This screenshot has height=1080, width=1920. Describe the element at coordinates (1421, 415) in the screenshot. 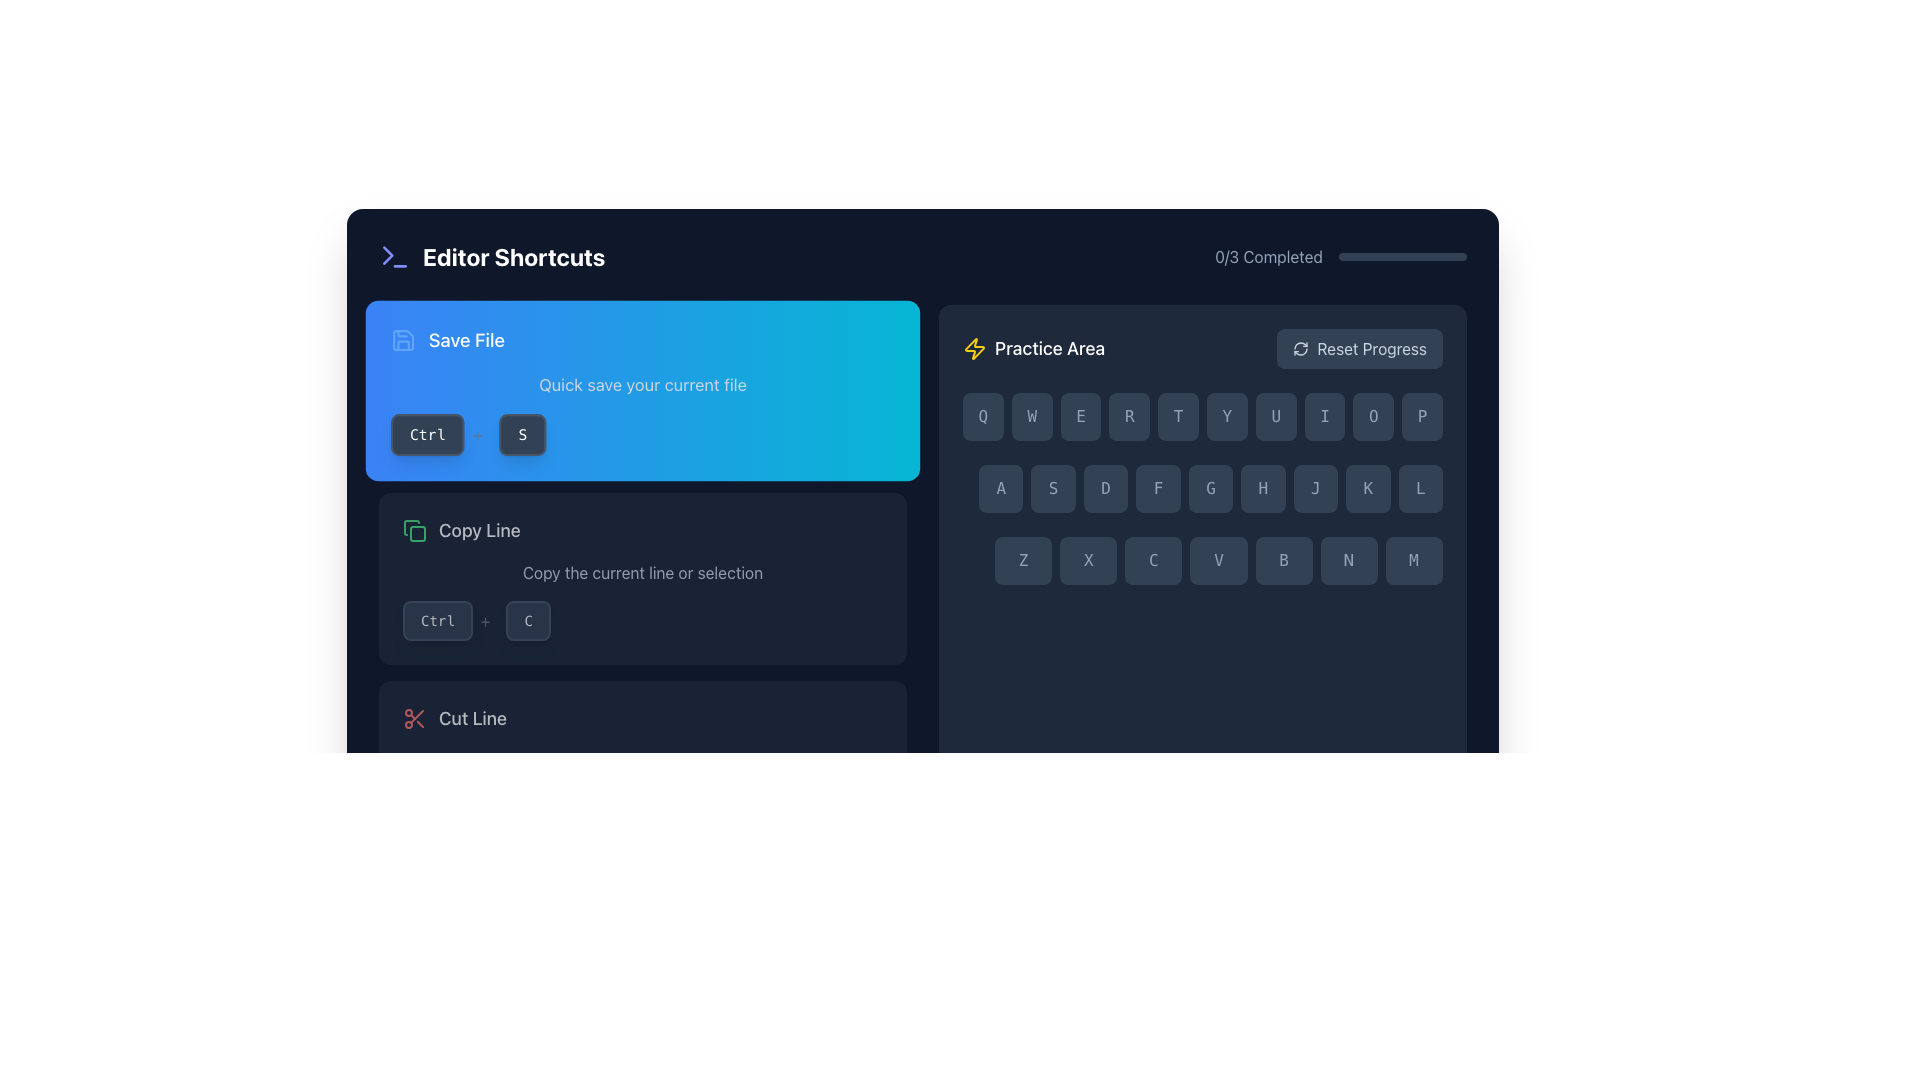

I see `the button representing the letter 'P' on the virtual keyboard` at that location.